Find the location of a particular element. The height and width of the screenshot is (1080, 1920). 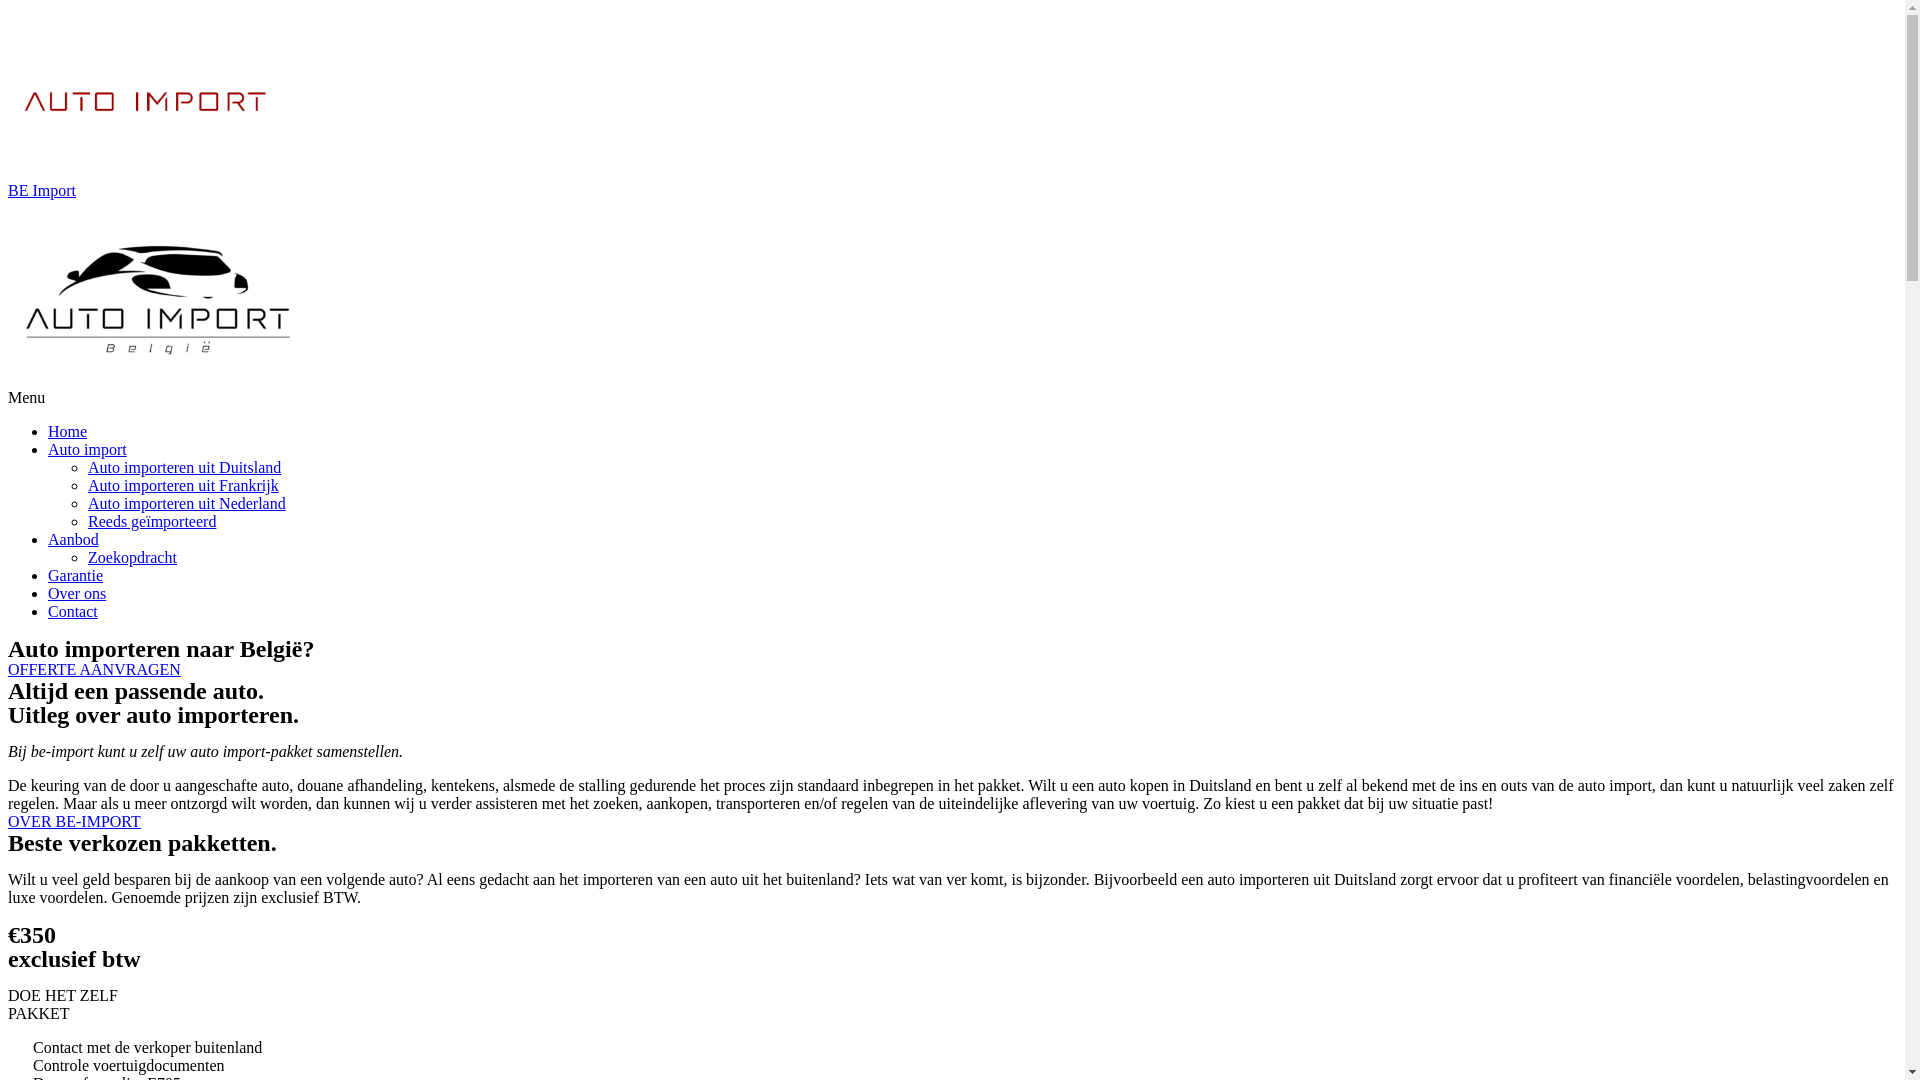

'Auto importeren uit Duitsland' is located at coordinates (86, 467).